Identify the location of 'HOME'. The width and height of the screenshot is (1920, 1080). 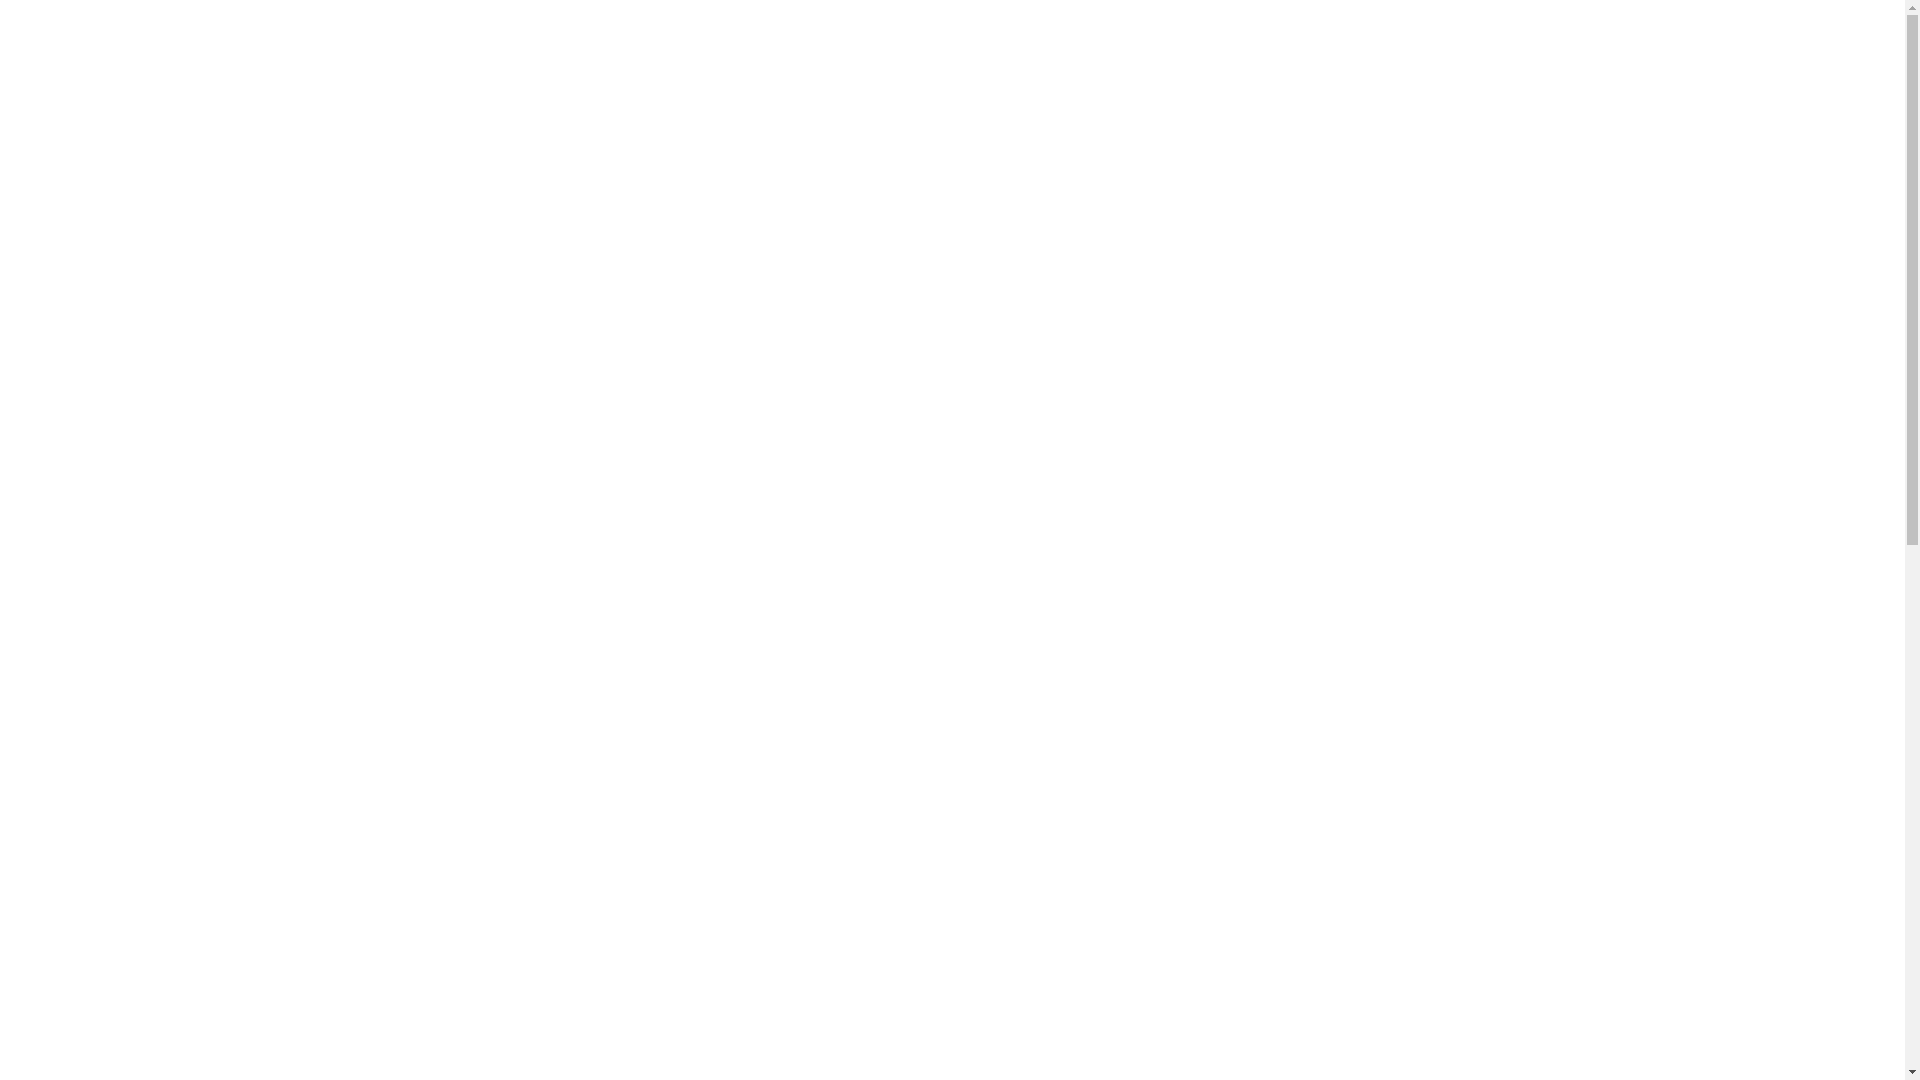
(425, 135).